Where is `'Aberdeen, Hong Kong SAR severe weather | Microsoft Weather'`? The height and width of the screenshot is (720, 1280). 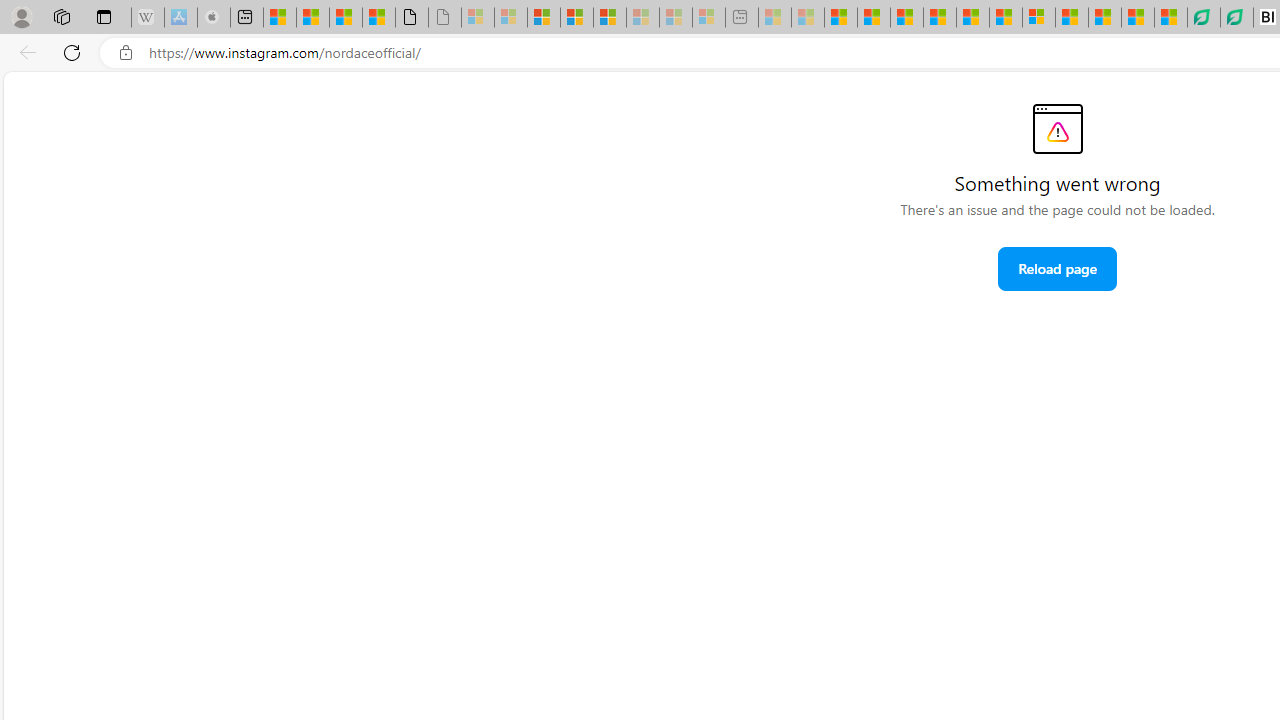 'Aberdeen, Hong Kong SAR severe weather | Microsoft Weather' is located at coordinates (379, 17).